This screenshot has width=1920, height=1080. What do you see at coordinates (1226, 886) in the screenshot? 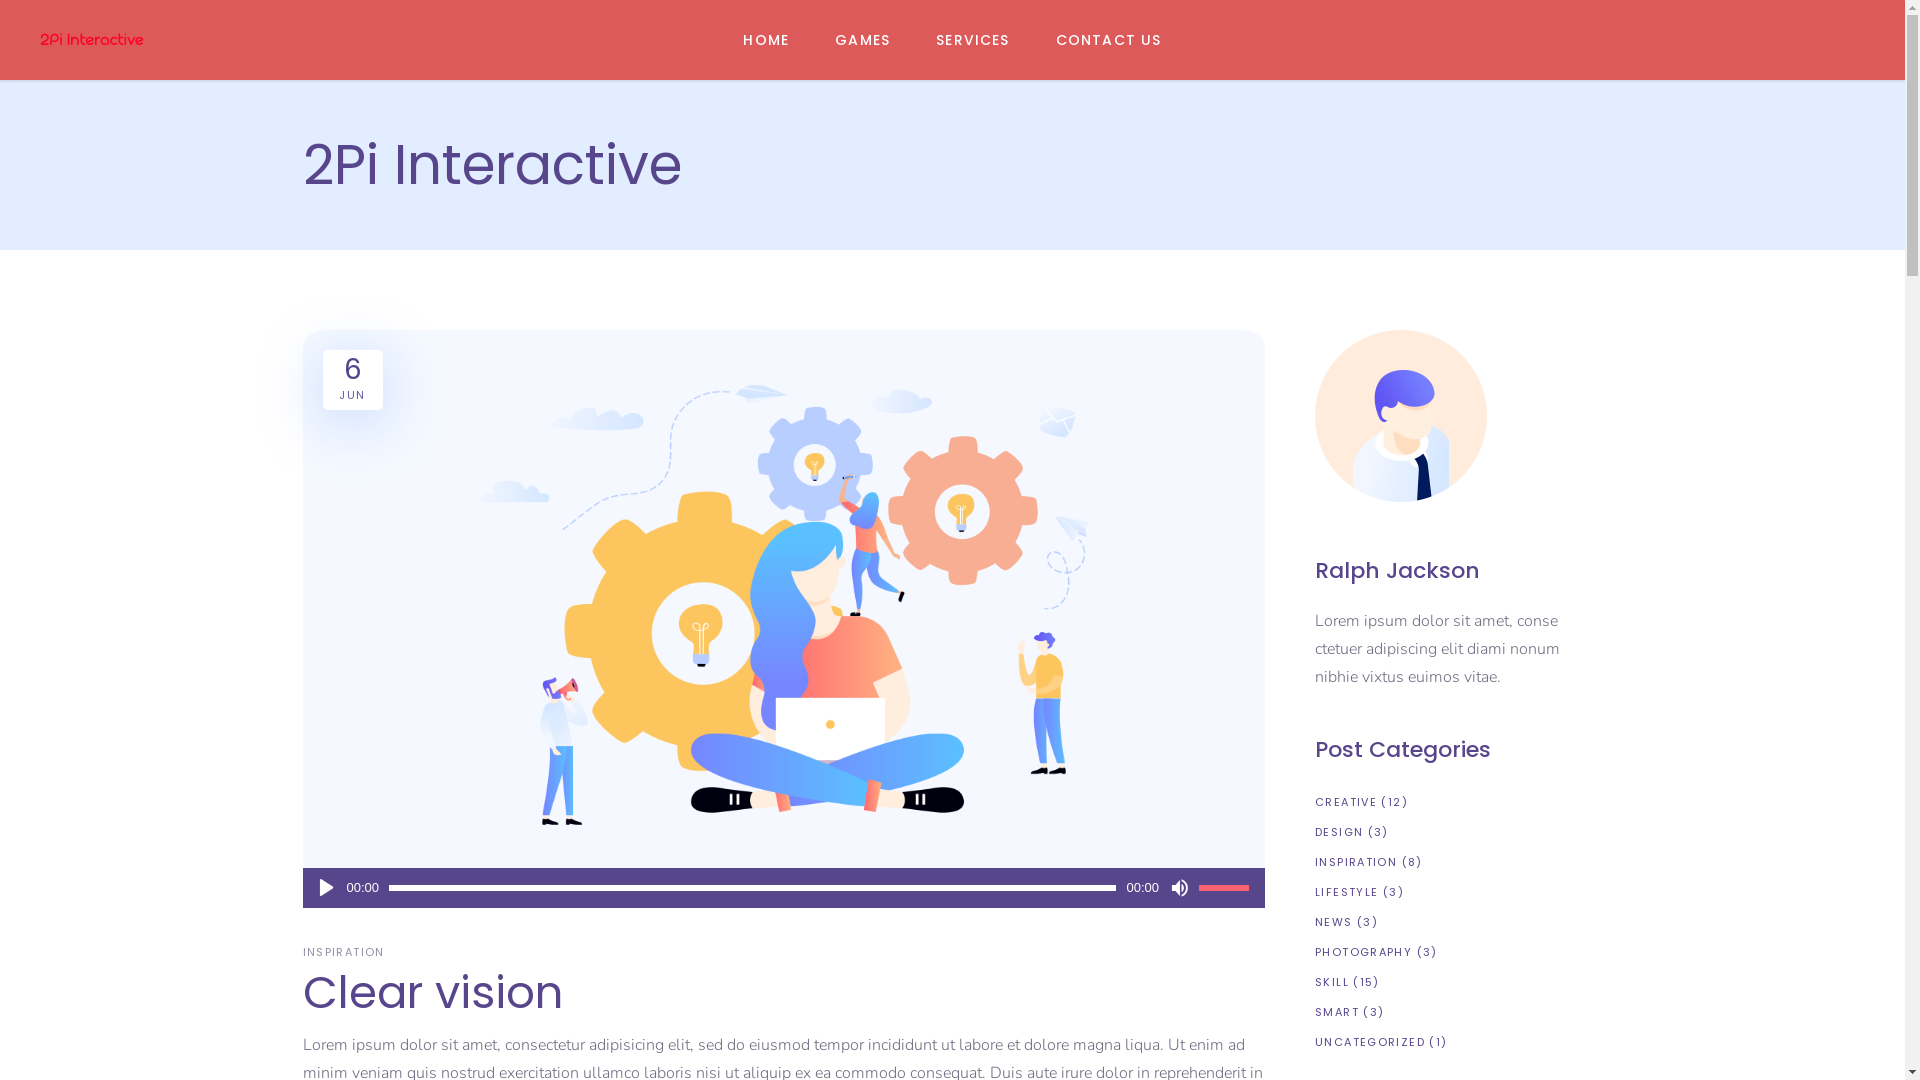
I see `'Use Up/Down Arrow keys to increase or decrease volume.'` at bounding box center [1226, 886].